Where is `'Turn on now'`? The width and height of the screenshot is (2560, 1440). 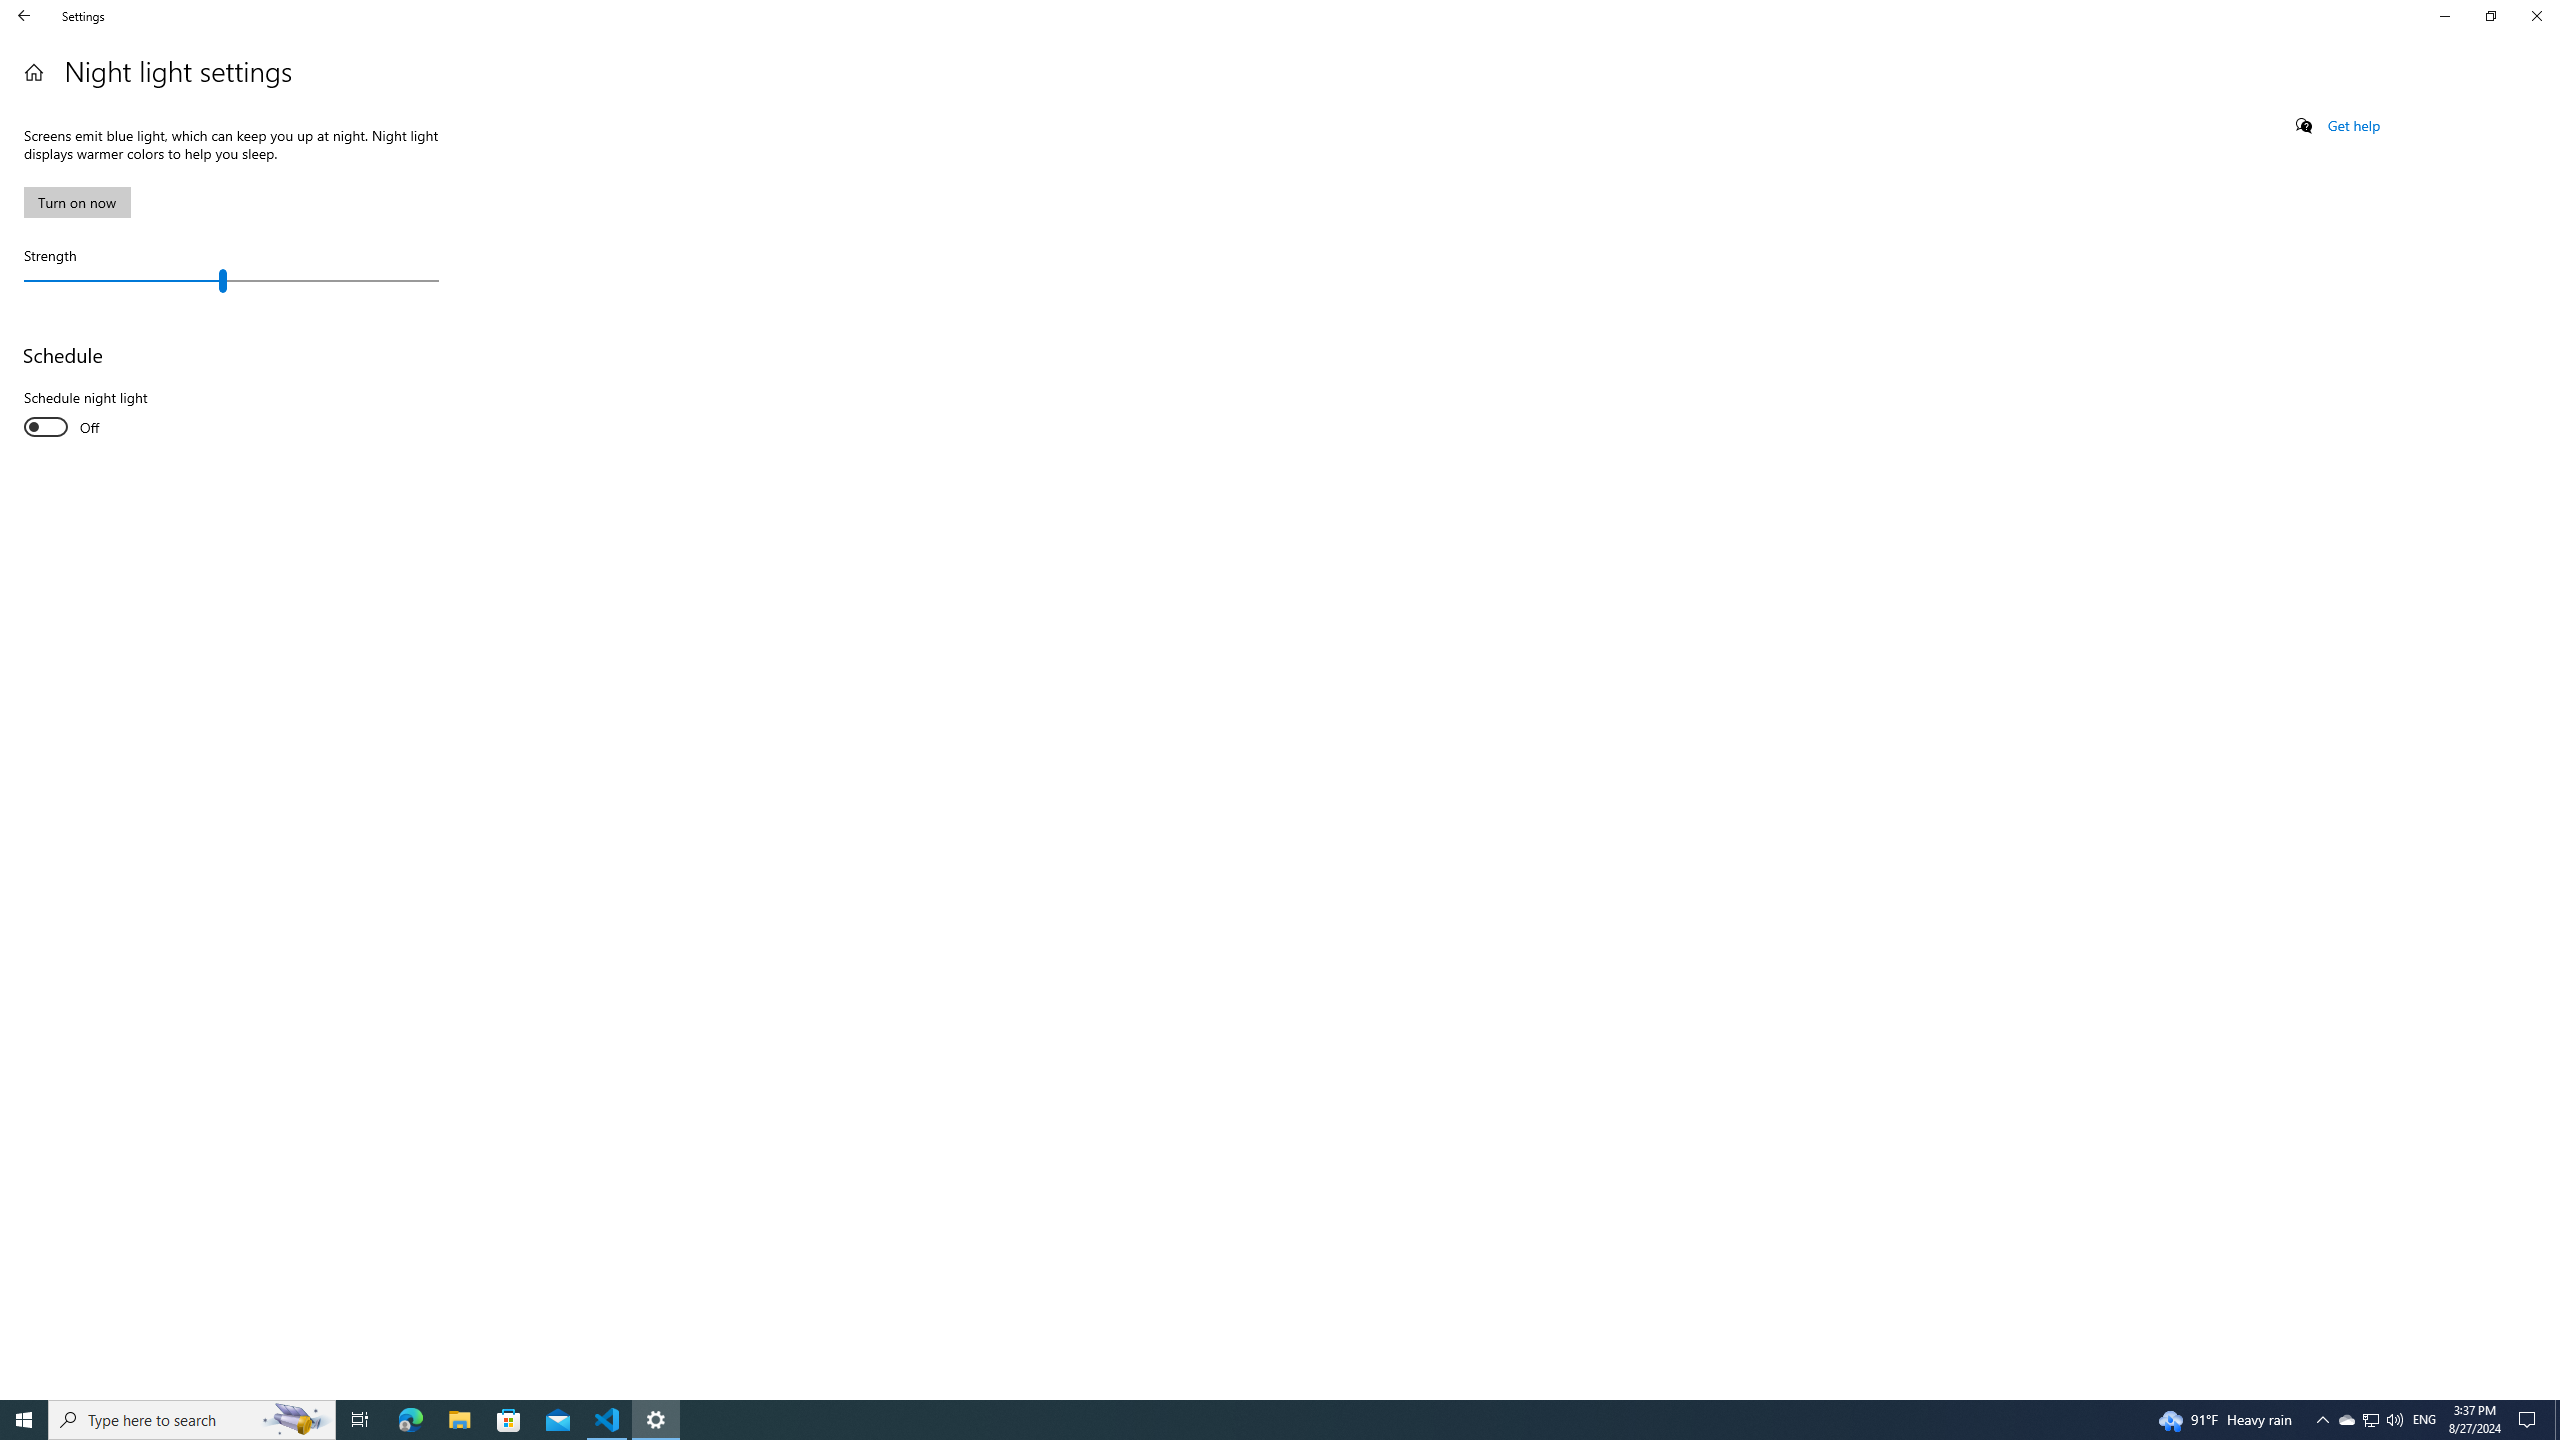
'Turn on now' is located at coordinates (76, 202).